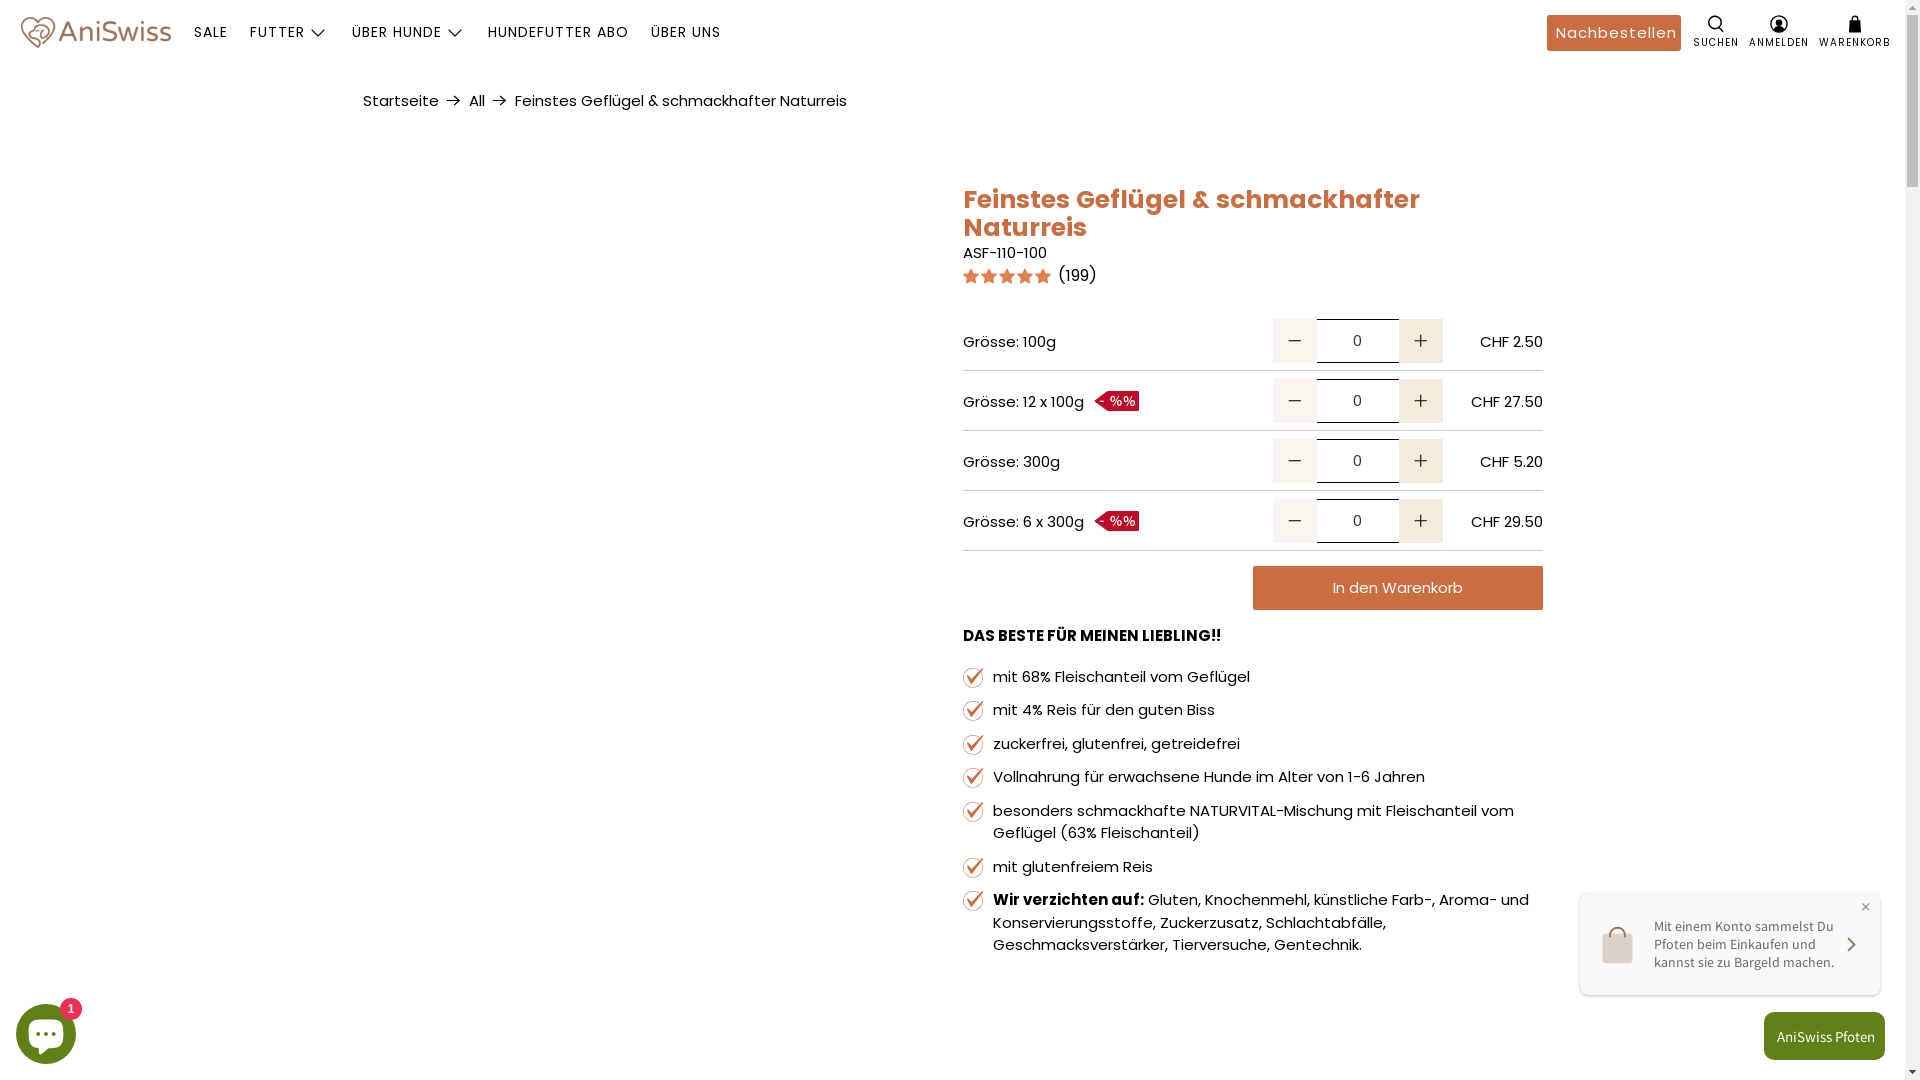  What do you see at coordinates (288, 32) in the screenshot?
I see `'FUTTER'` at bounding box center [288, 32].